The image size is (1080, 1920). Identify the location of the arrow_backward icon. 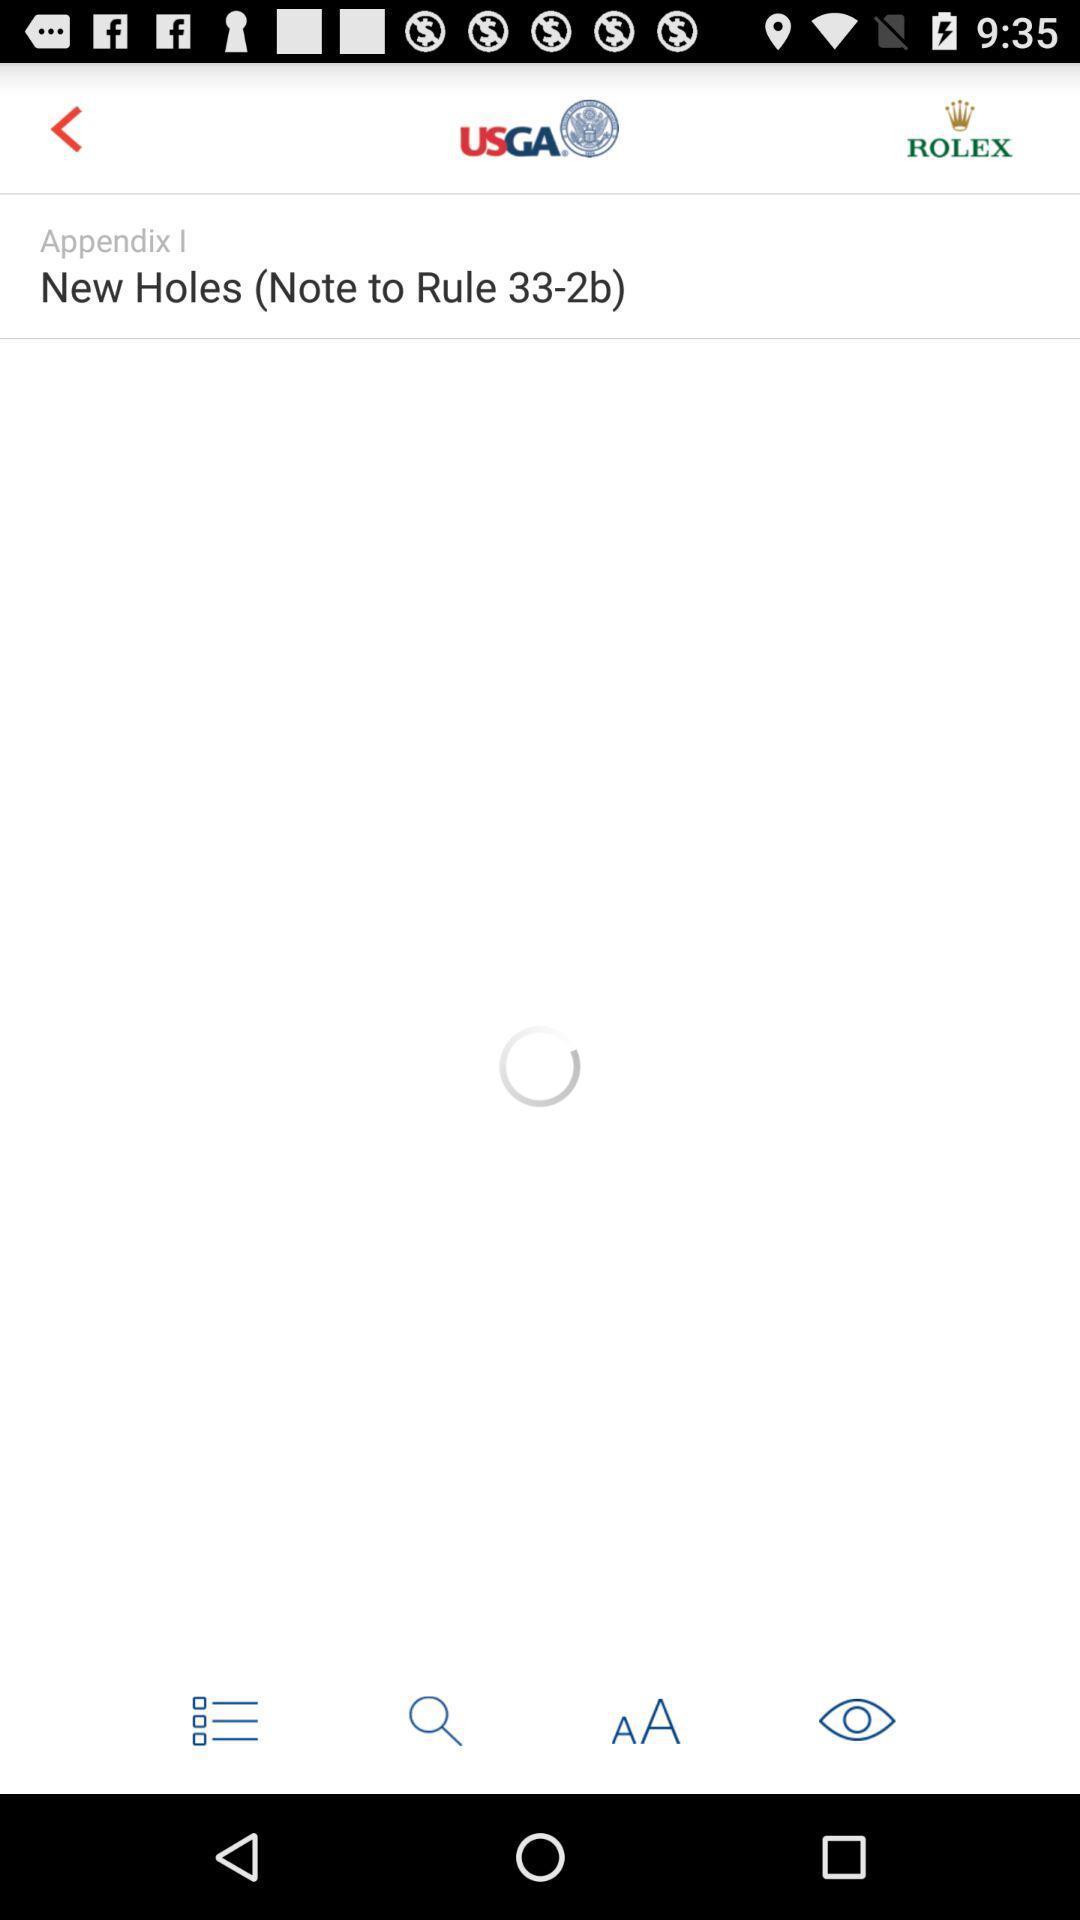
(64, 136).